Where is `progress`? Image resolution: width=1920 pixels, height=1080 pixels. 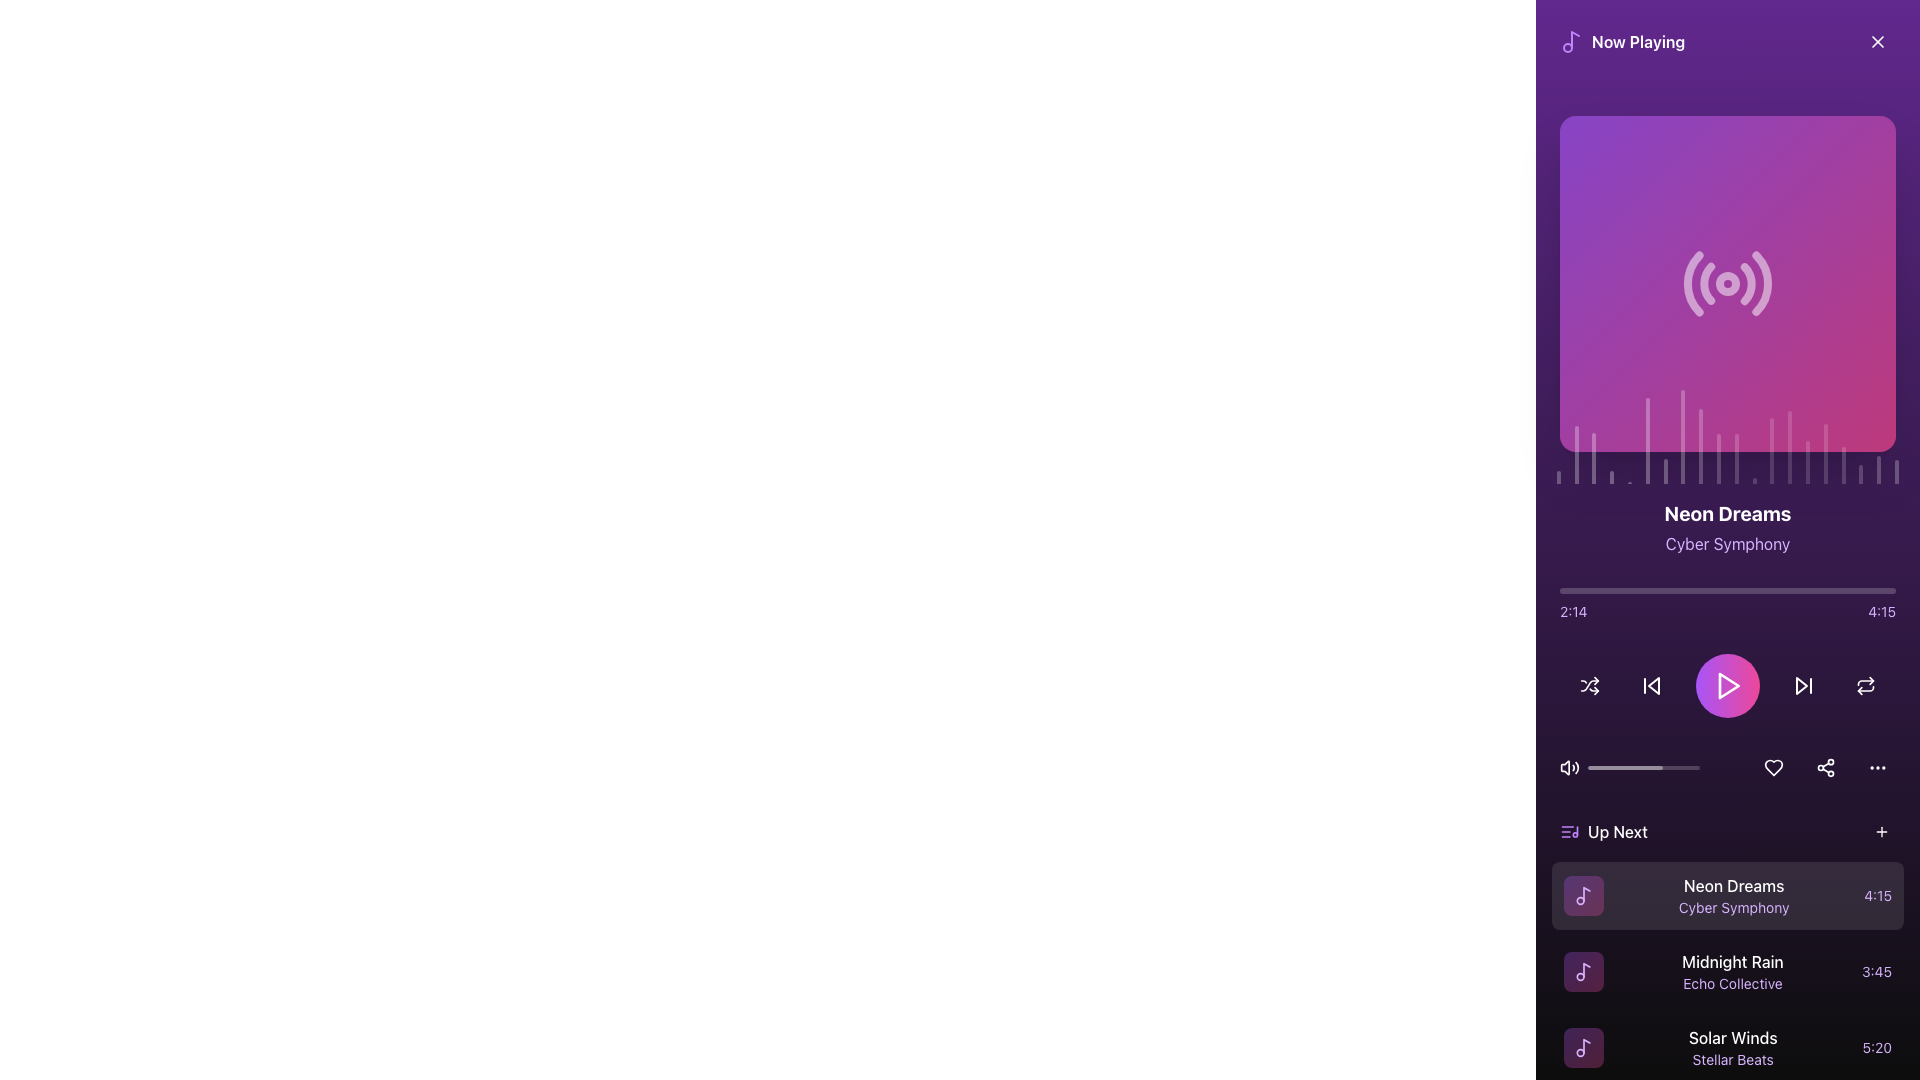 progress is located at coordinates (1747, 589).